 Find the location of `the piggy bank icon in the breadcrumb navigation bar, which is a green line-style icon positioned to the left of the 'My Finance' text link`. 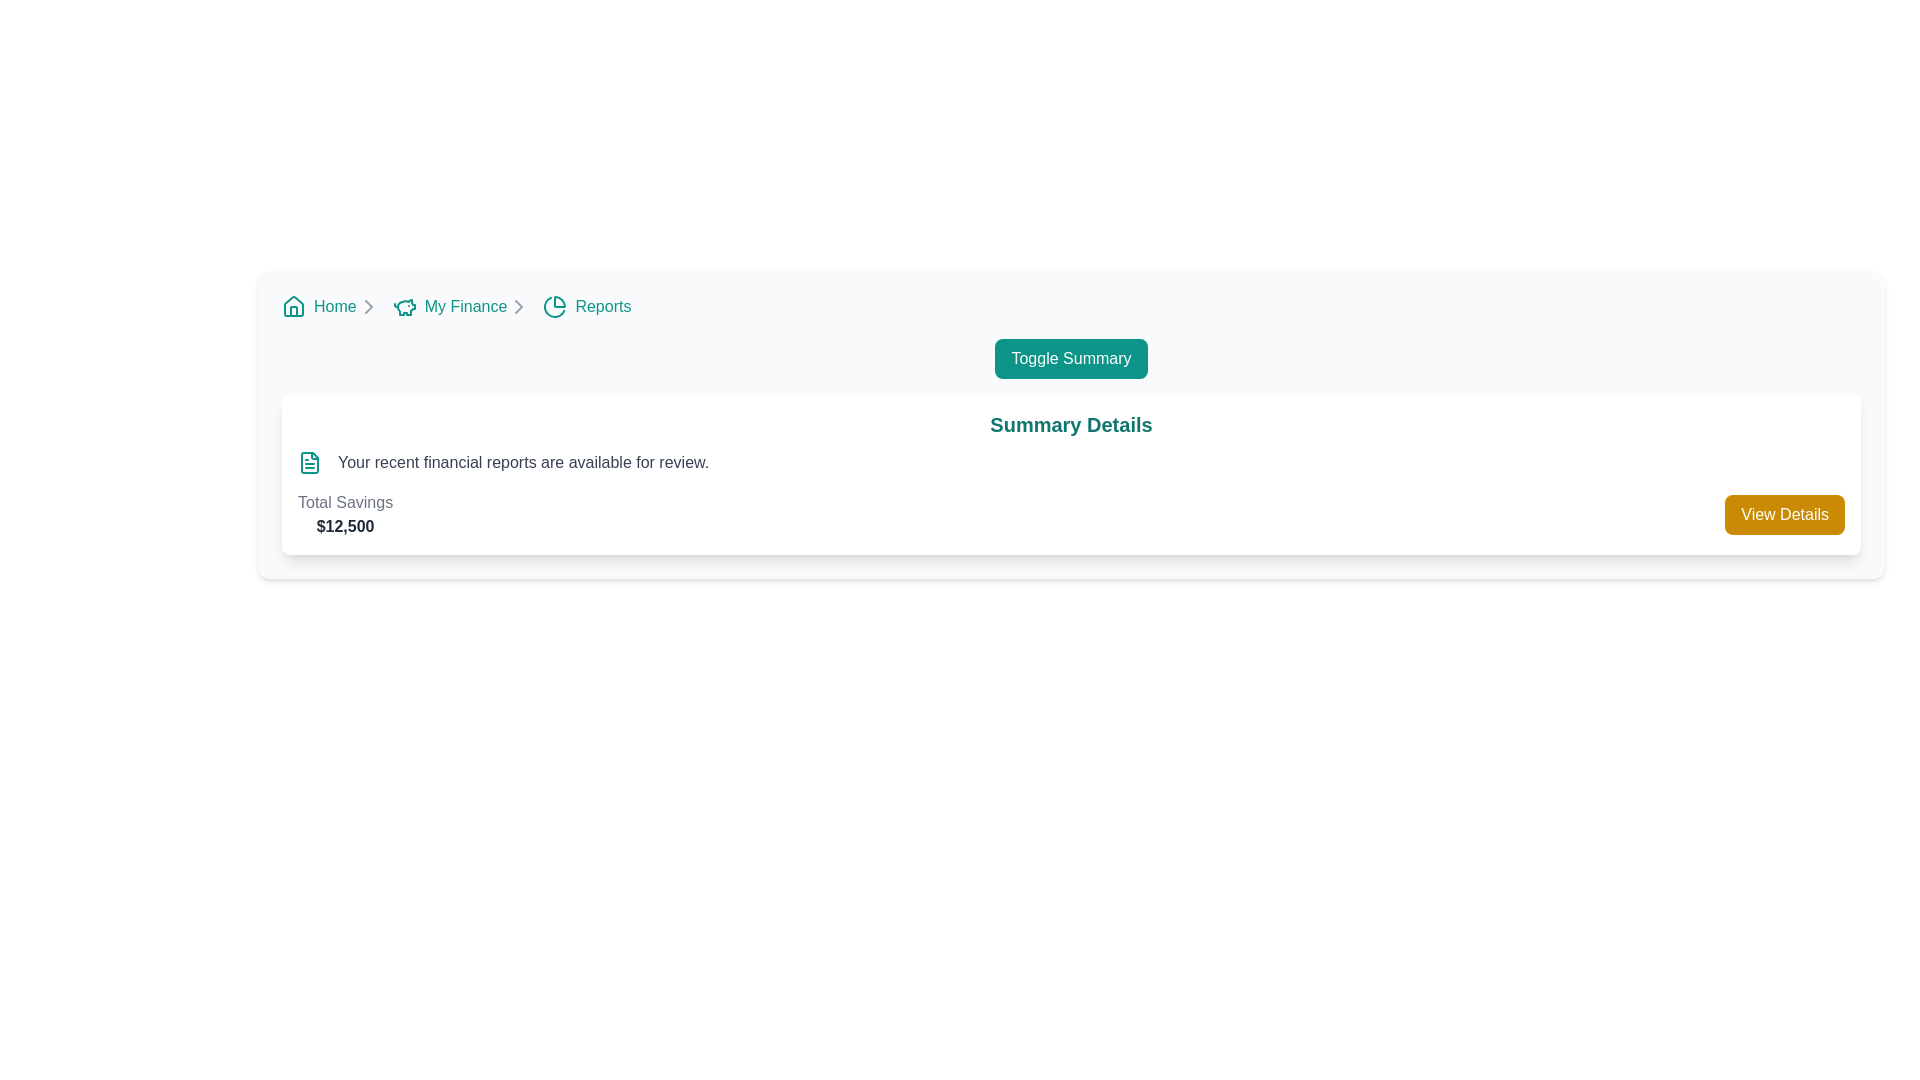

the piggy bank icon in the breadcrumb navigation bar, which is a green line-style icon positioned to the left of the 'My Finance' text link is located at coordinates (403, 307).